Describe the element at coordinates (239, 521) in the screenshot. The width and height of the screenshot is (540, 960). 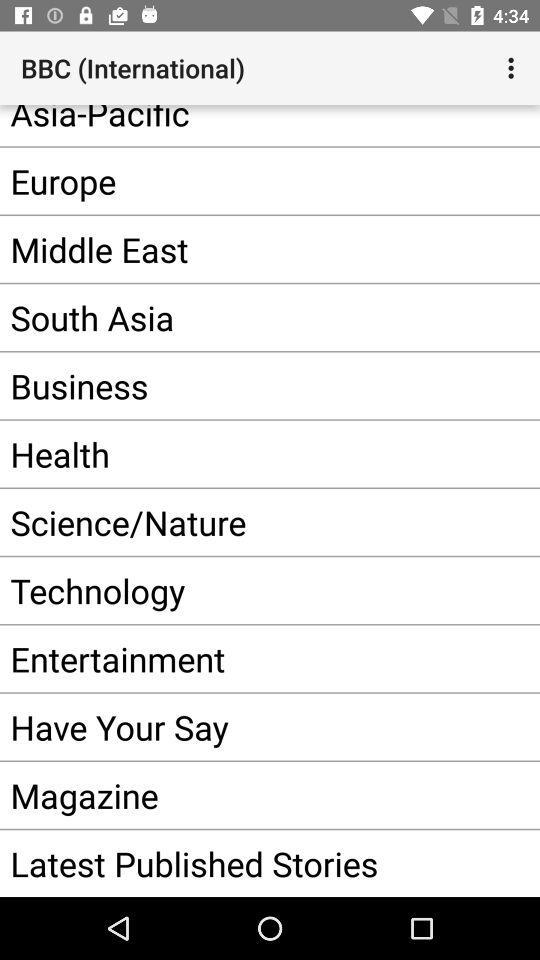
I see `the science/nature app` at that location.